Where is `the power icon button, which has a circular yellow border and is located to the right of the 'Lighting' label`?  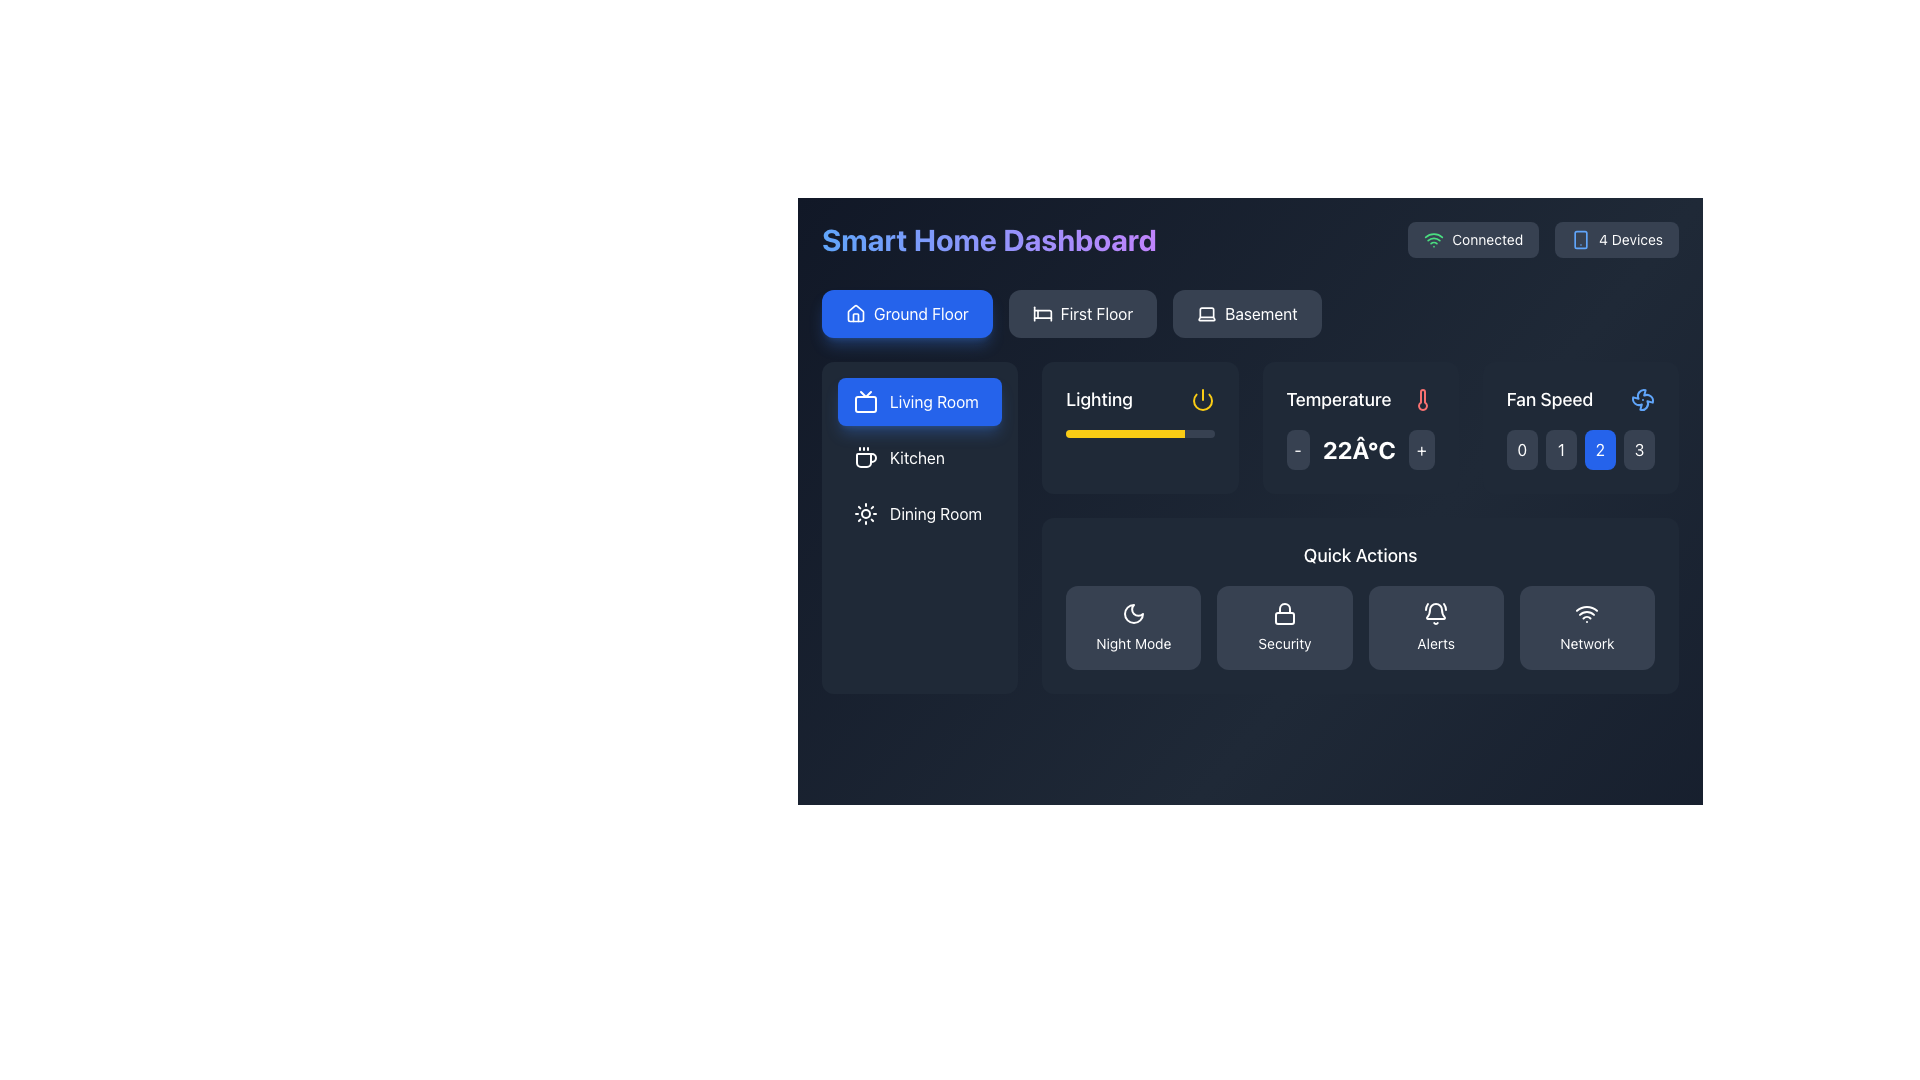 the power icon button, which has a circular yellow border and is located to the right of the 'Lighting' label is located at coordinates (1201, 400).